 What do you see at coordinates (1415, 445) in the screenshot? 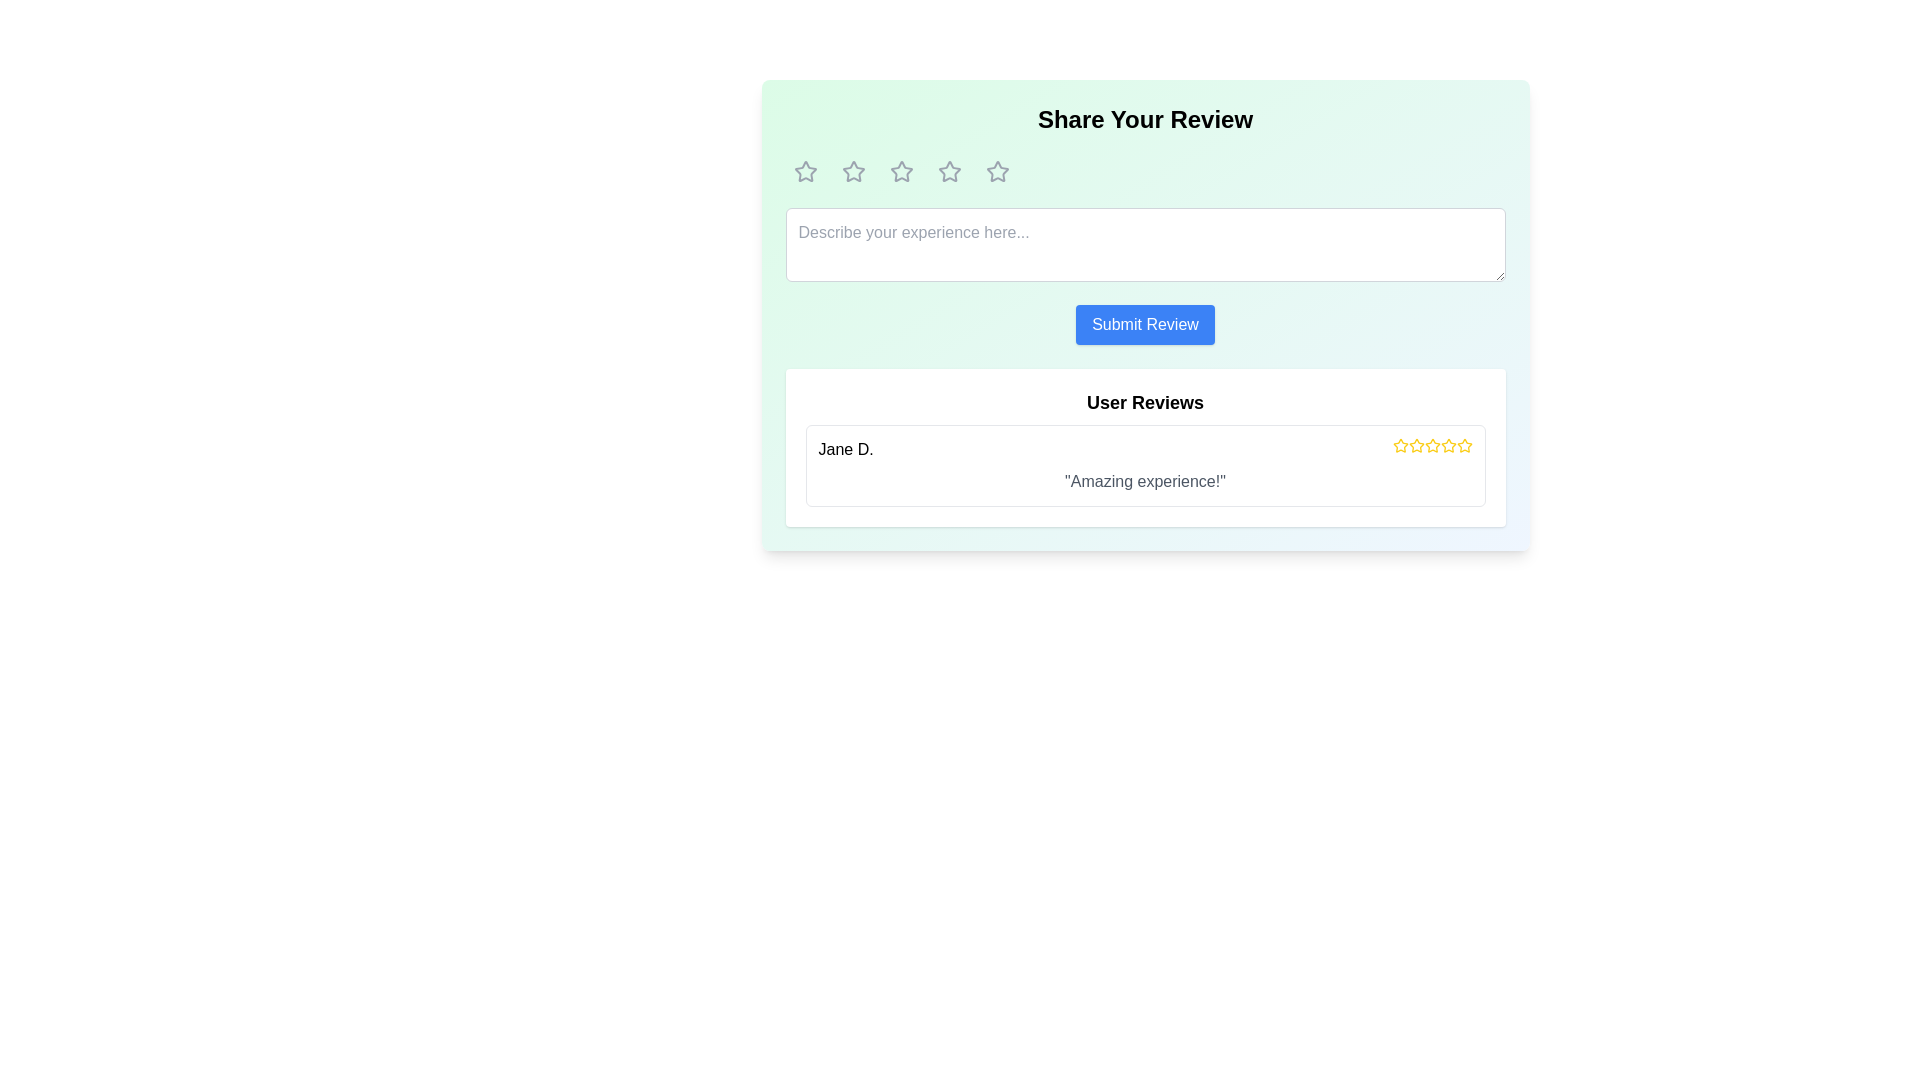
I see `the third star in the 5-star rating system located in the 'User Reviews' section to interact with the rating system` at bounding box center [1415, 445].